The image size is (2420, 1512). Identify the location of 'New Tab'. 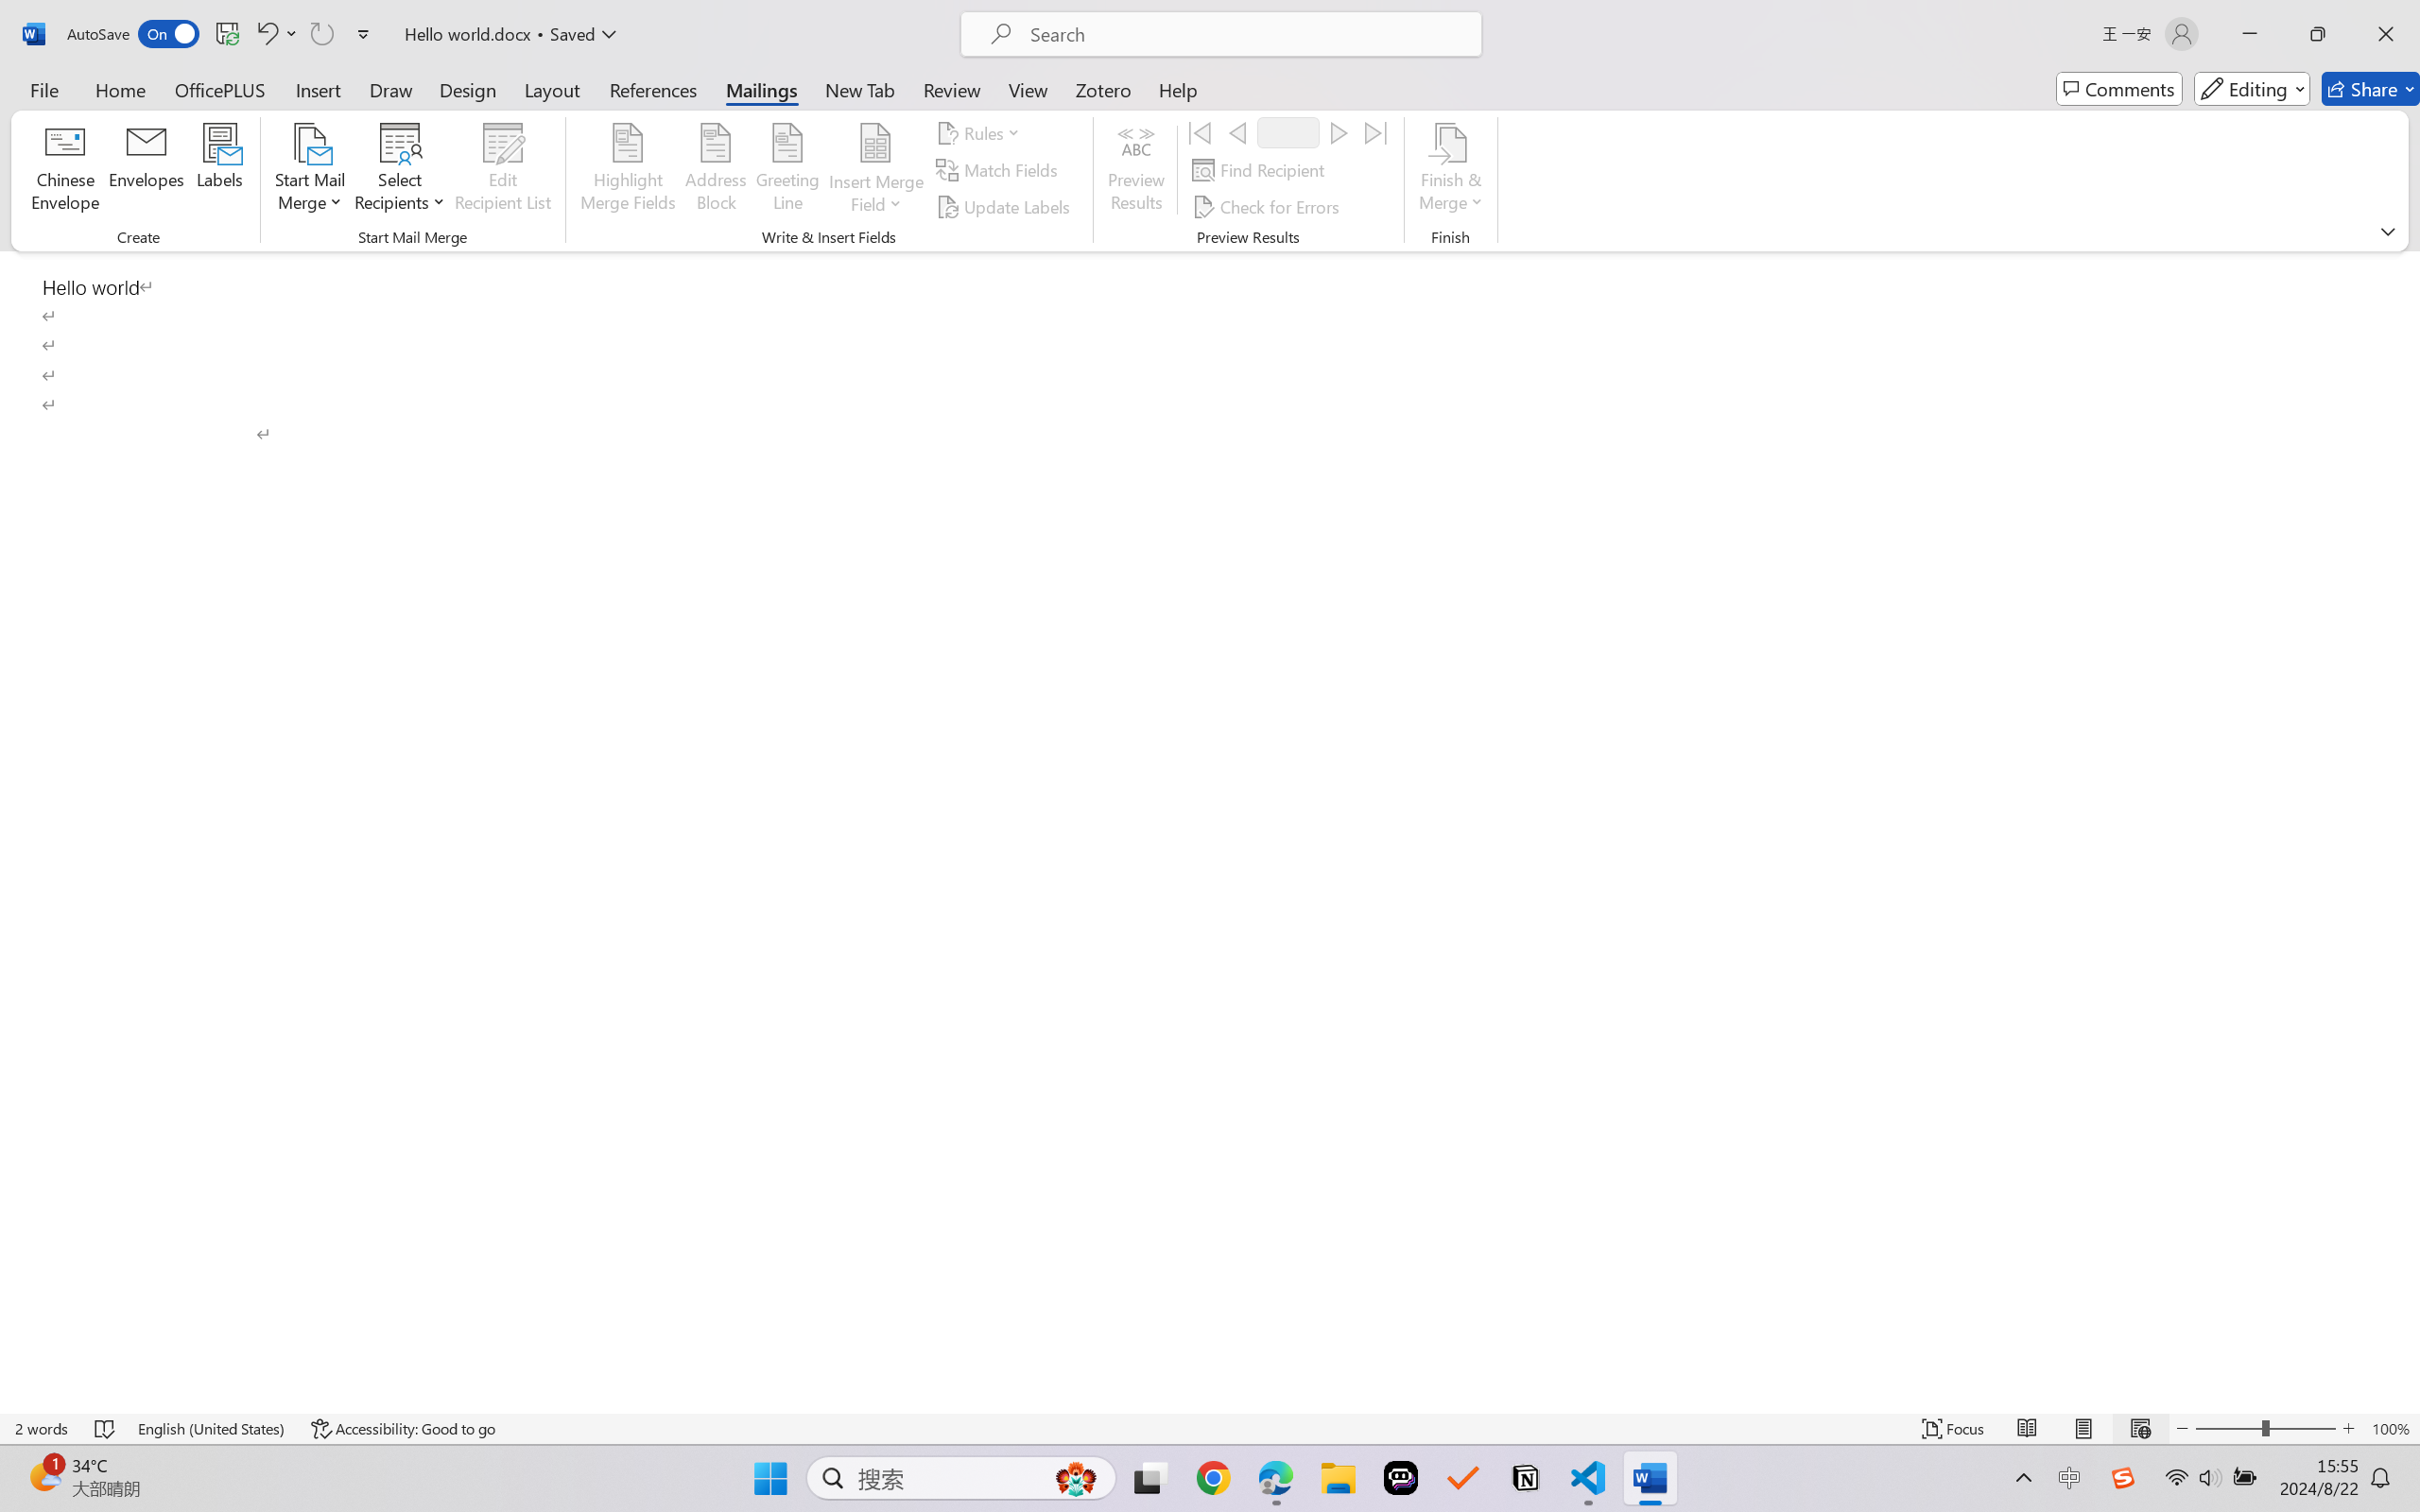
(859, 88).